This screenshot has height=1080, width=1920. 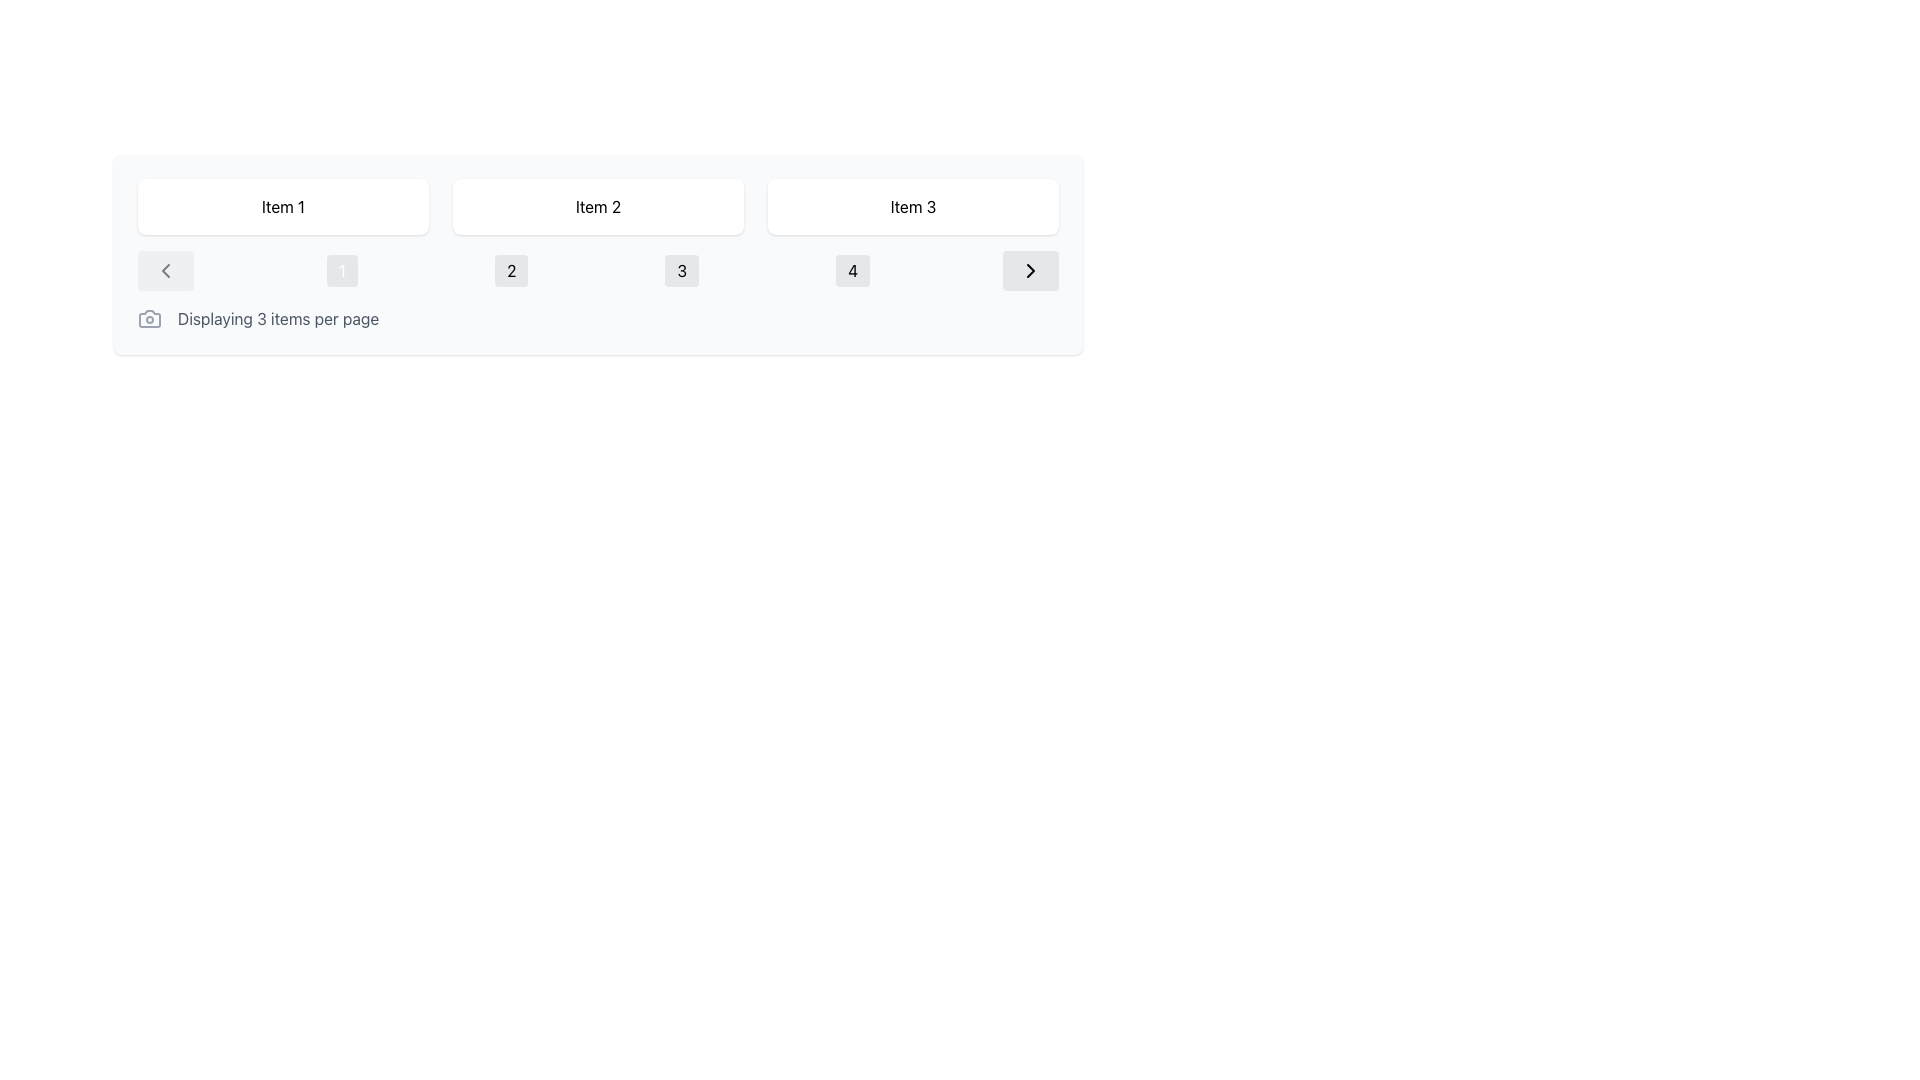 I want to click on the forward navigation button for pagination, so click(x=1031, y=270).